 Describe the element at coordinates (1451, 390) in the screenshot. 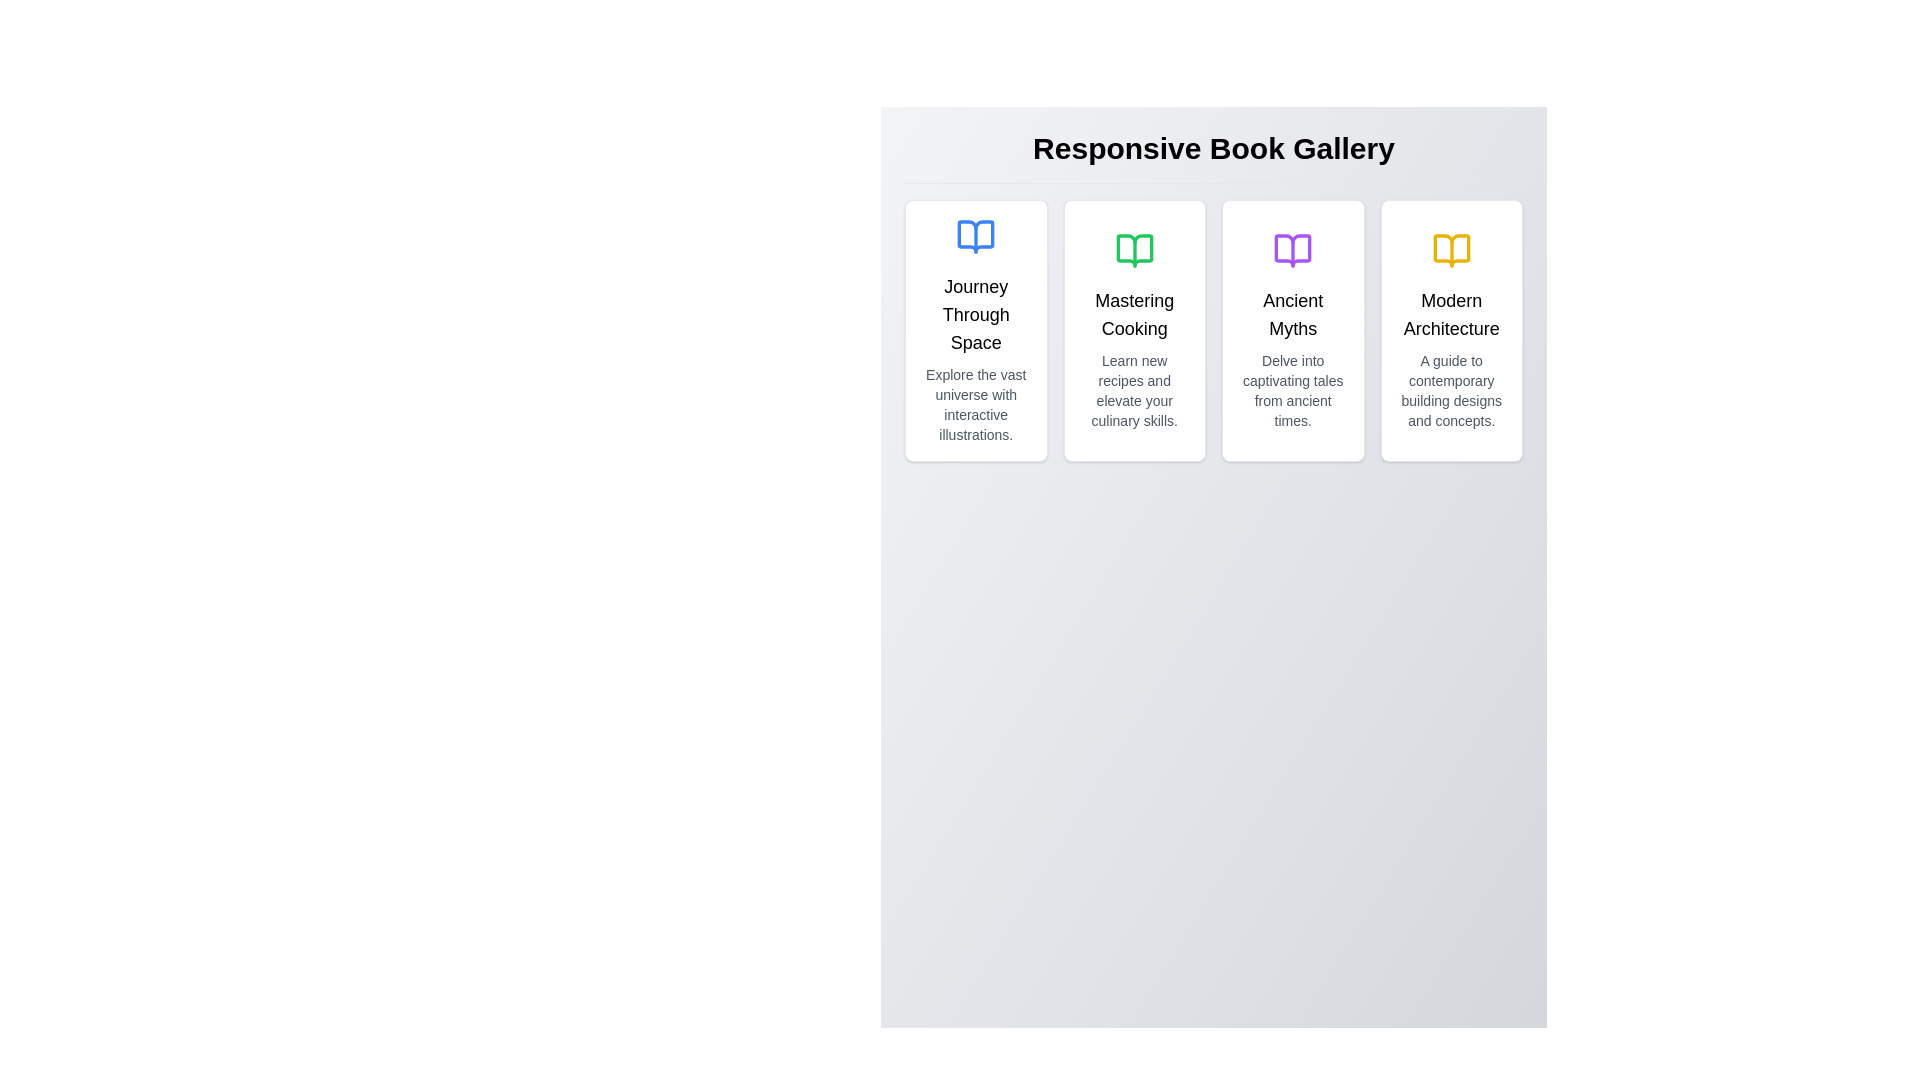

I see `the text label 'A guide to contemporary building designs and concepts.' located below the title 'Modern Architecture' in the fourth card of the grid` at that location.